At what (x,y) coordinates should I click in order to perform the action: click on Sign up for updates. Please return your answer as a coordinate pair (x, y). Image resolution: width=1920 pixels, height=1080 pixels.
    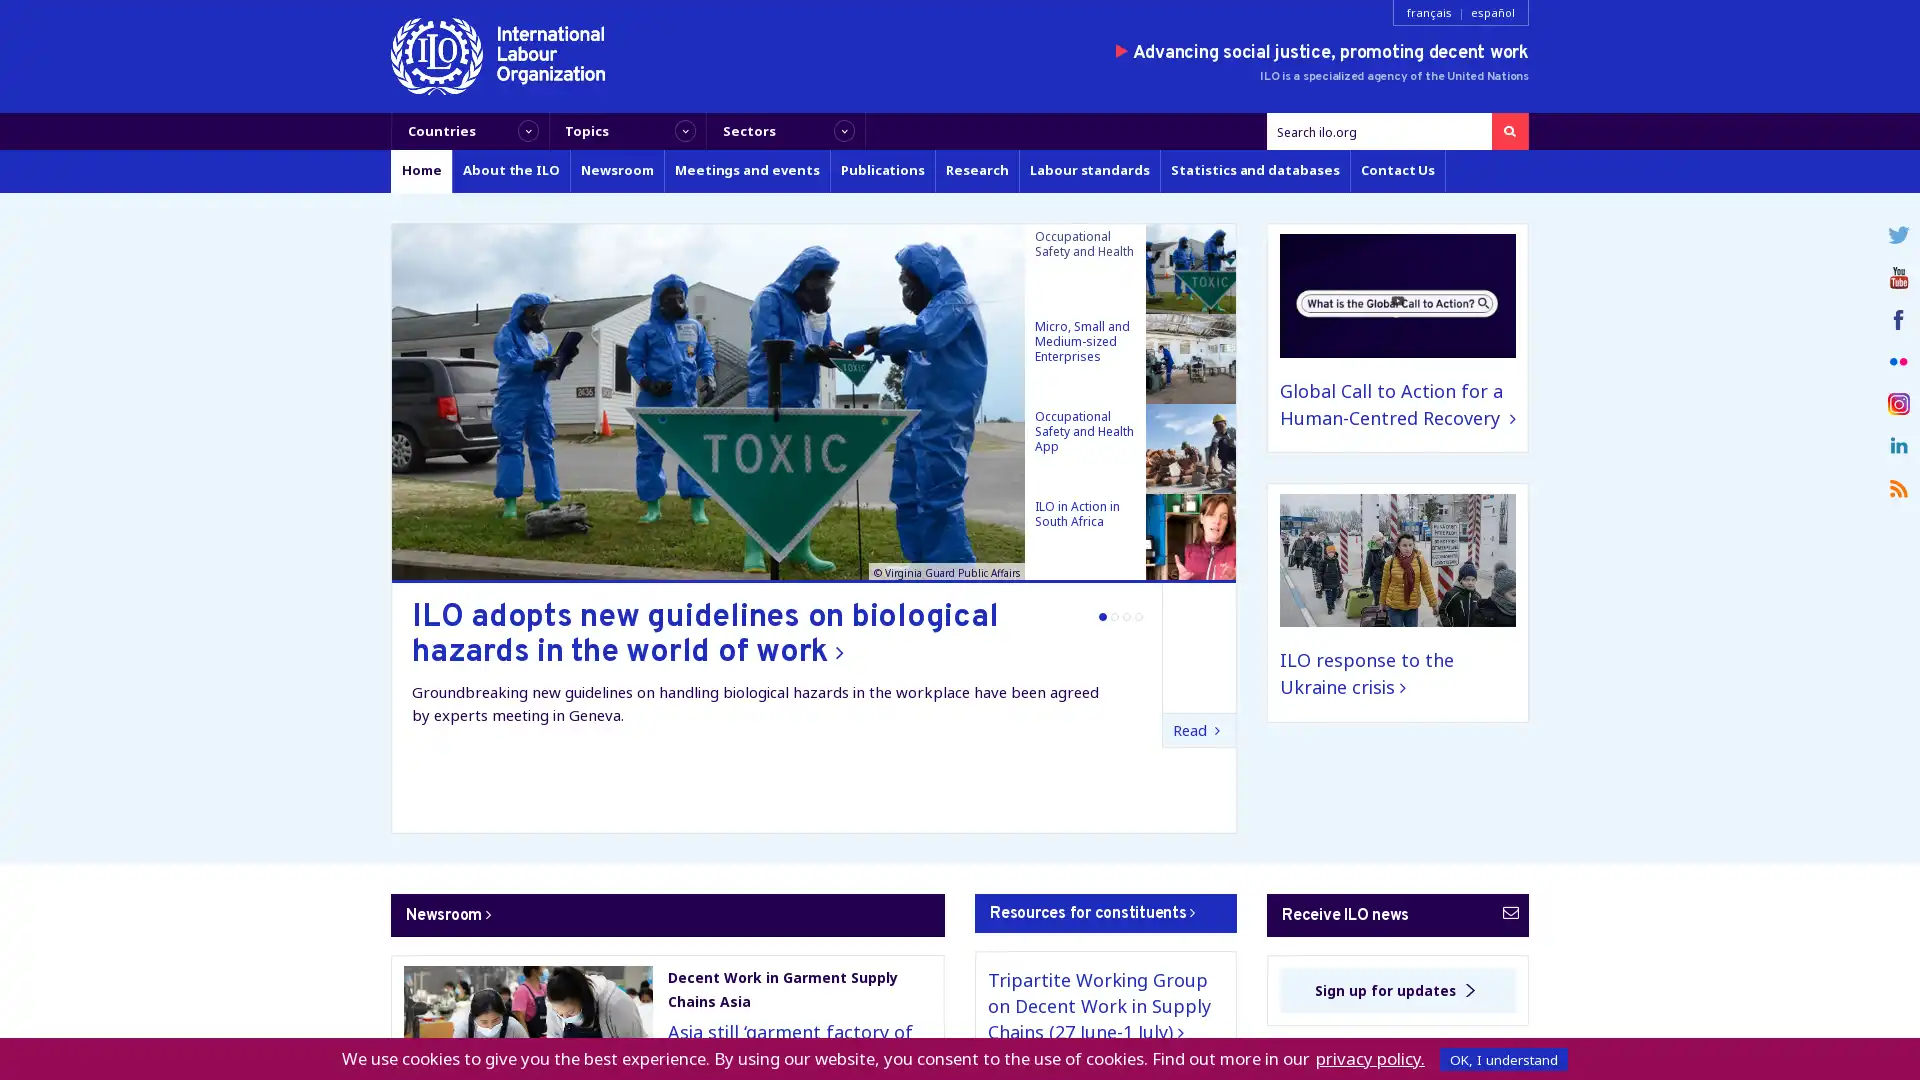
    Looking at the image, I should click on (1396, 990).